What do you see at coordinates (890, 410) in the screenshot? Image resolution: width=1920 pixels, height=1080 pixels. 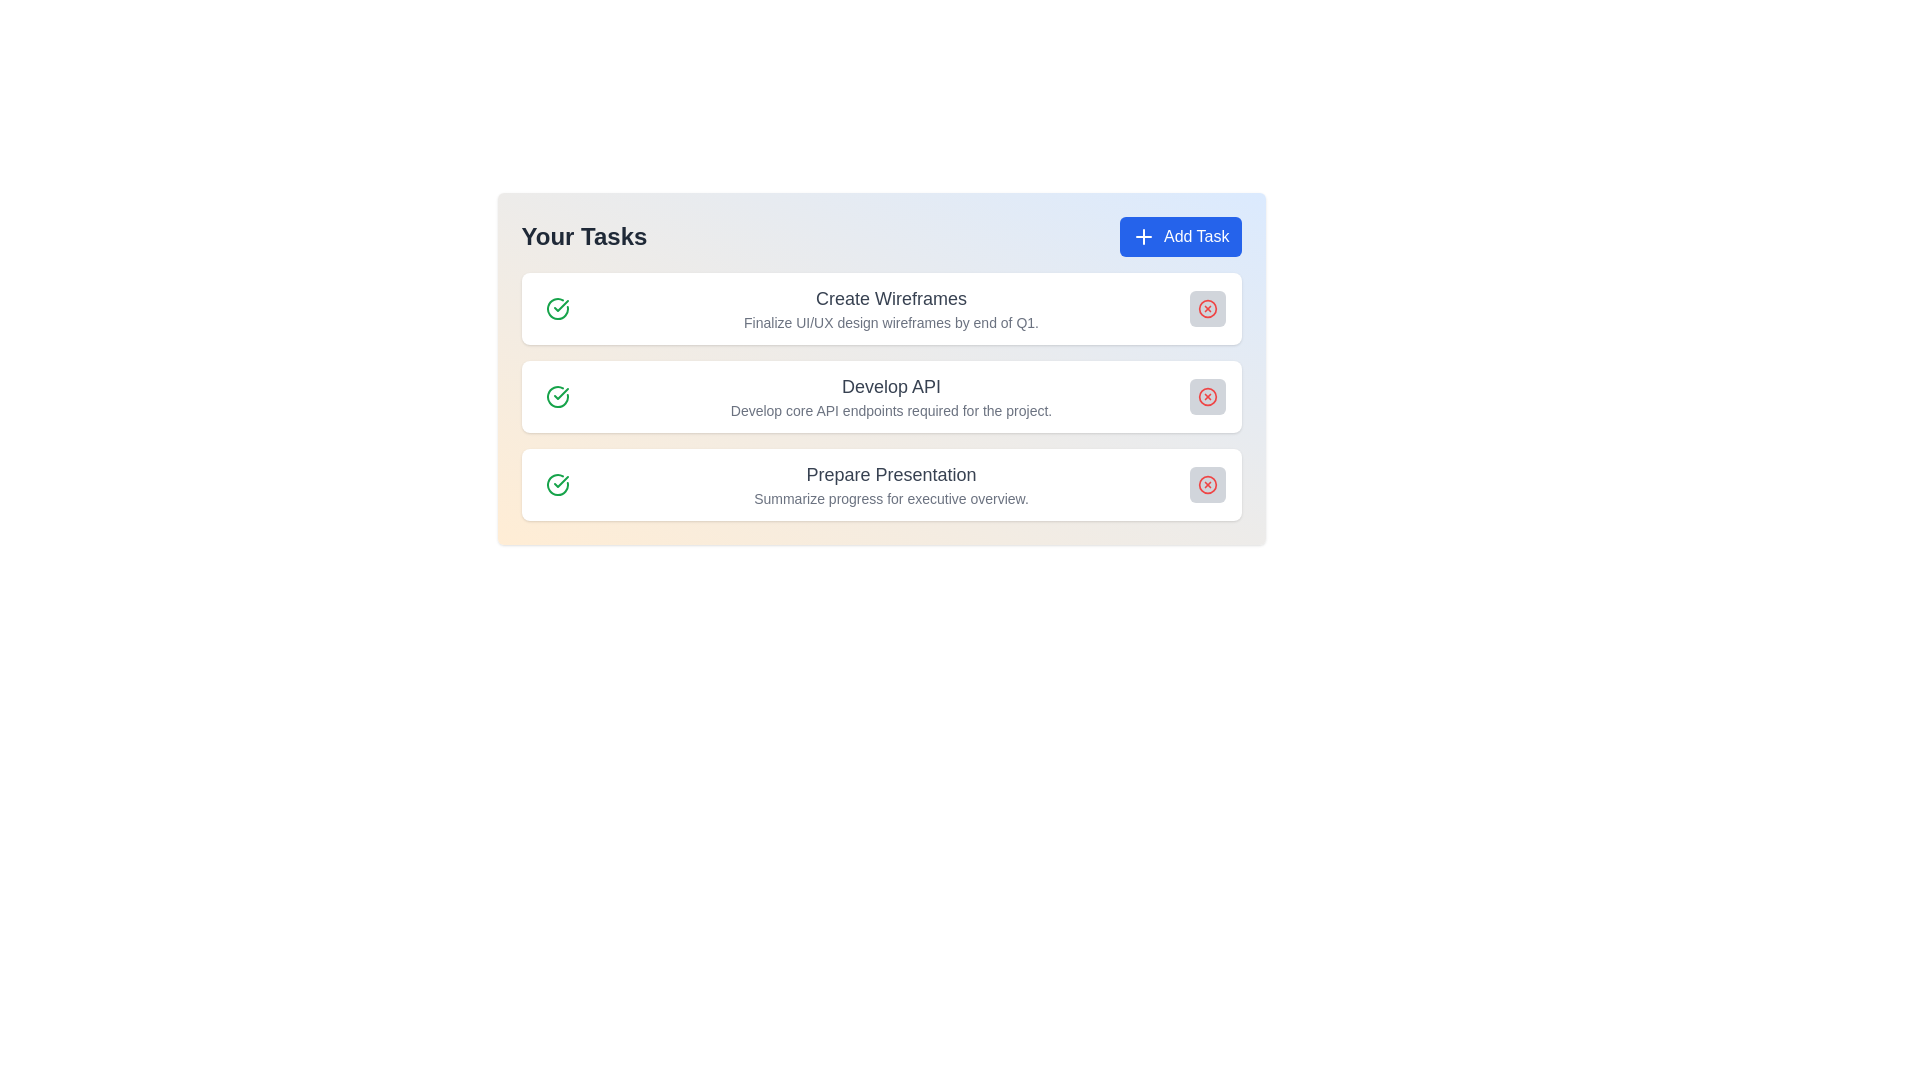 I see `text label containing the content 'Develop core API endpoints required for the project.' which is styled in a smaller font size and gray color, located beneath the bold heading 'Develop API' in the task card` at bounding box center [890, 410].